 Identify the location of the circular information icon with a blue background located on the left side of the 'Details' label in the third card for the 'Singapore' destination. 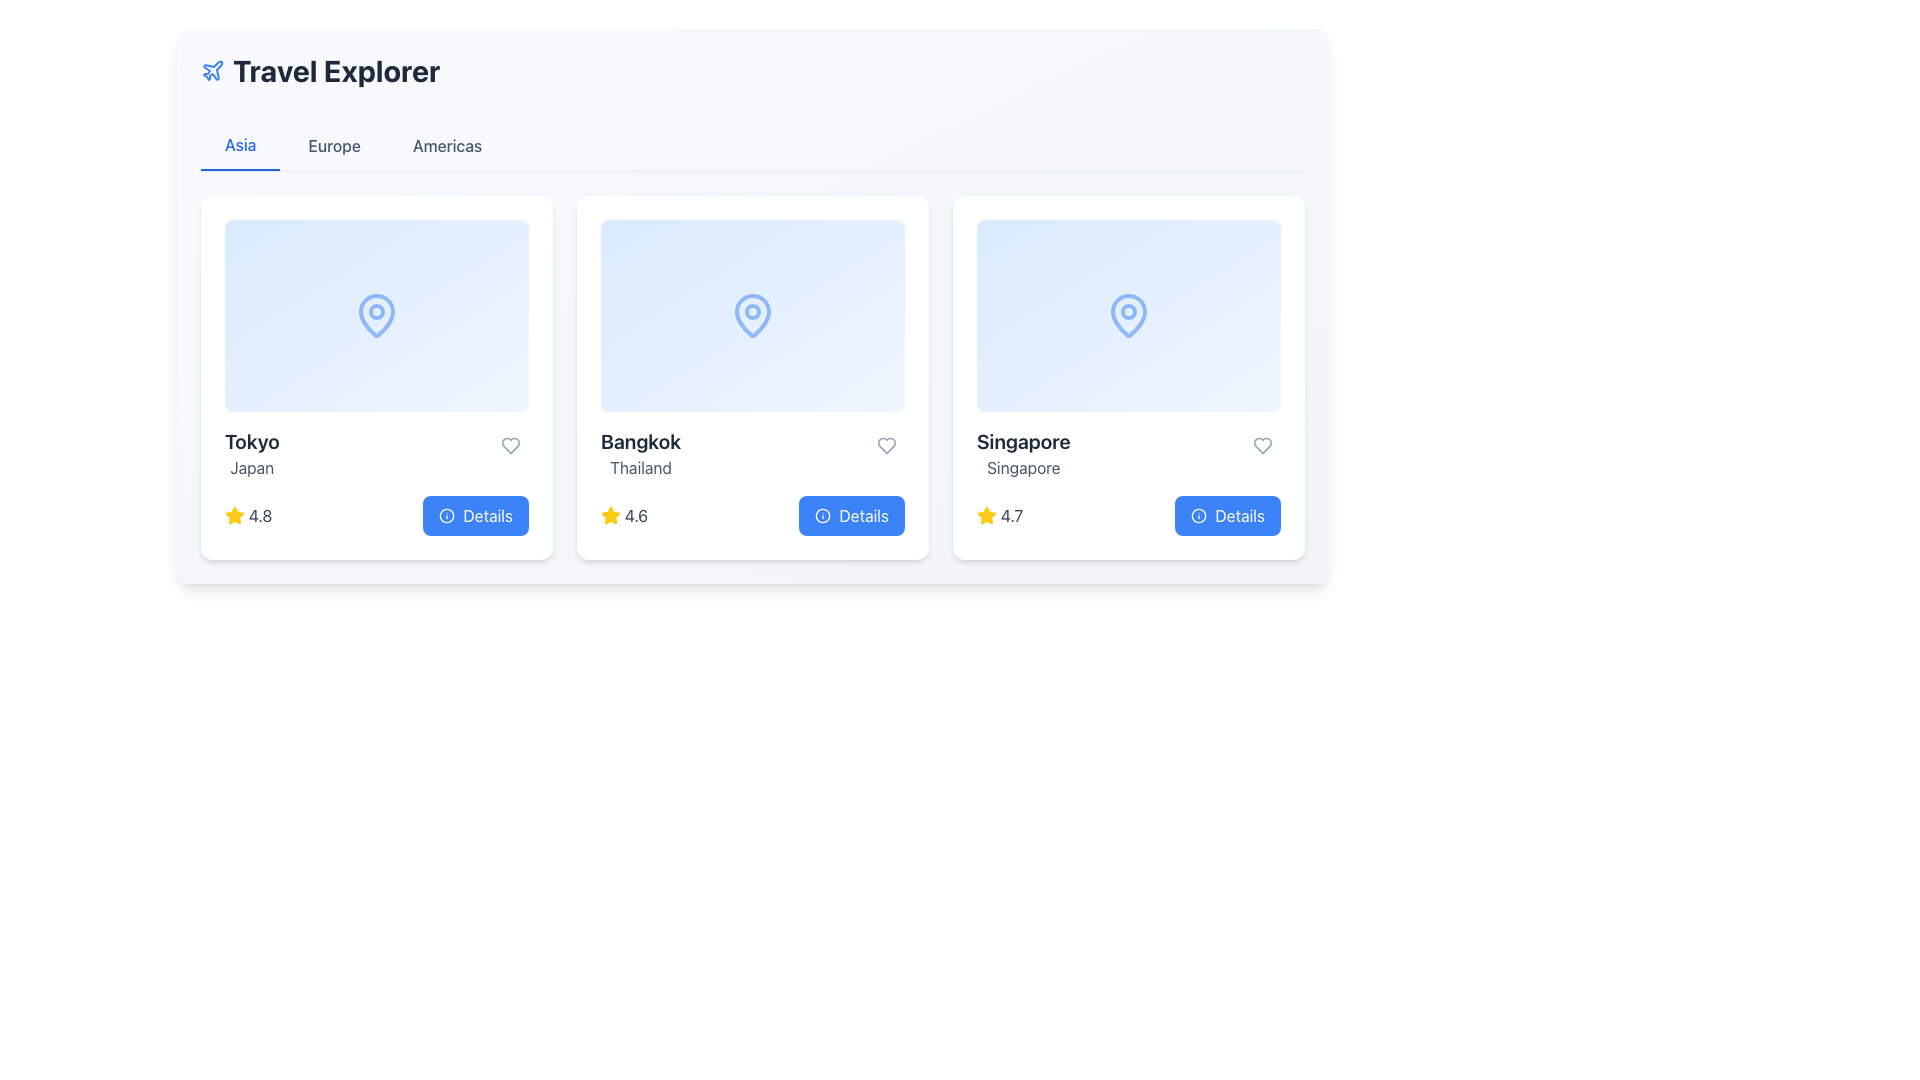
(1199, 515).